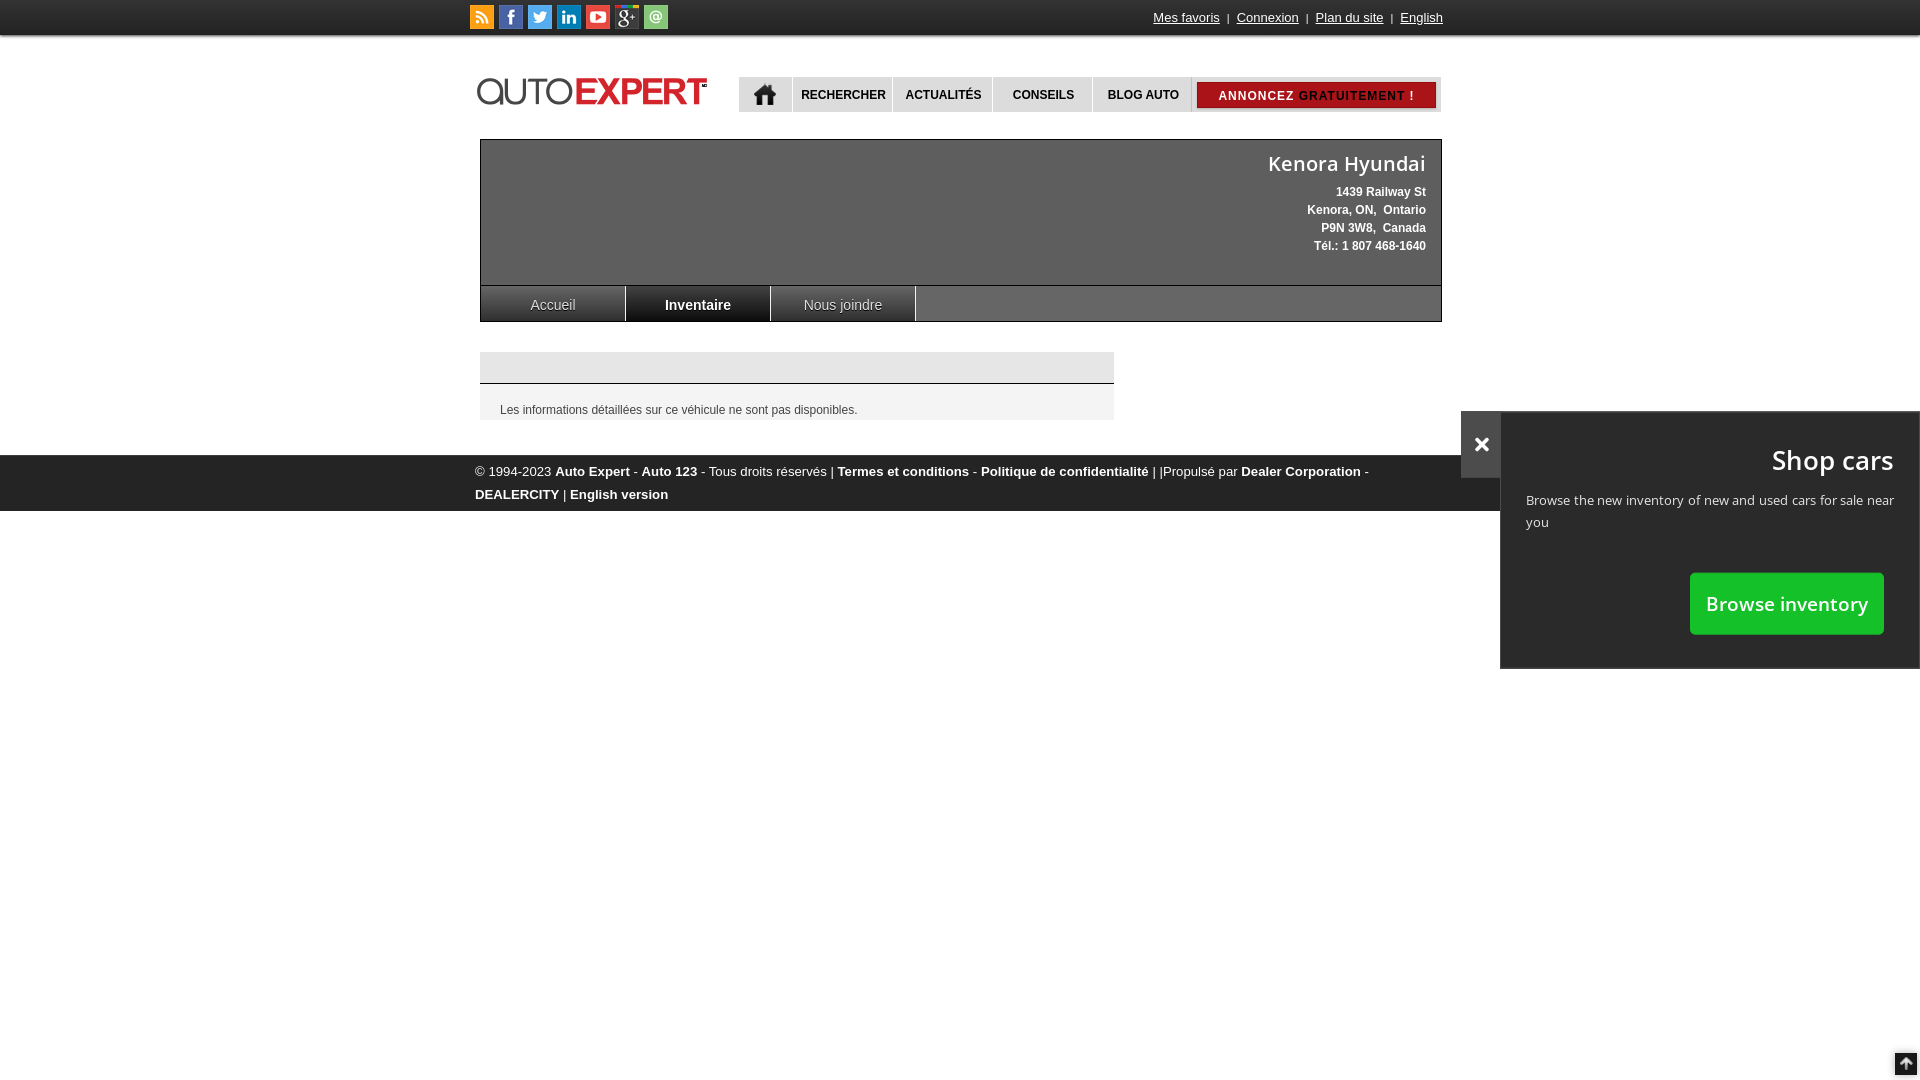 Image resolution: width=1920 pixels, height=1080 pixels. Describe the element at coordinates (1300, 471) in the screenshot. I see `'Dealer Corporation'` at that location.